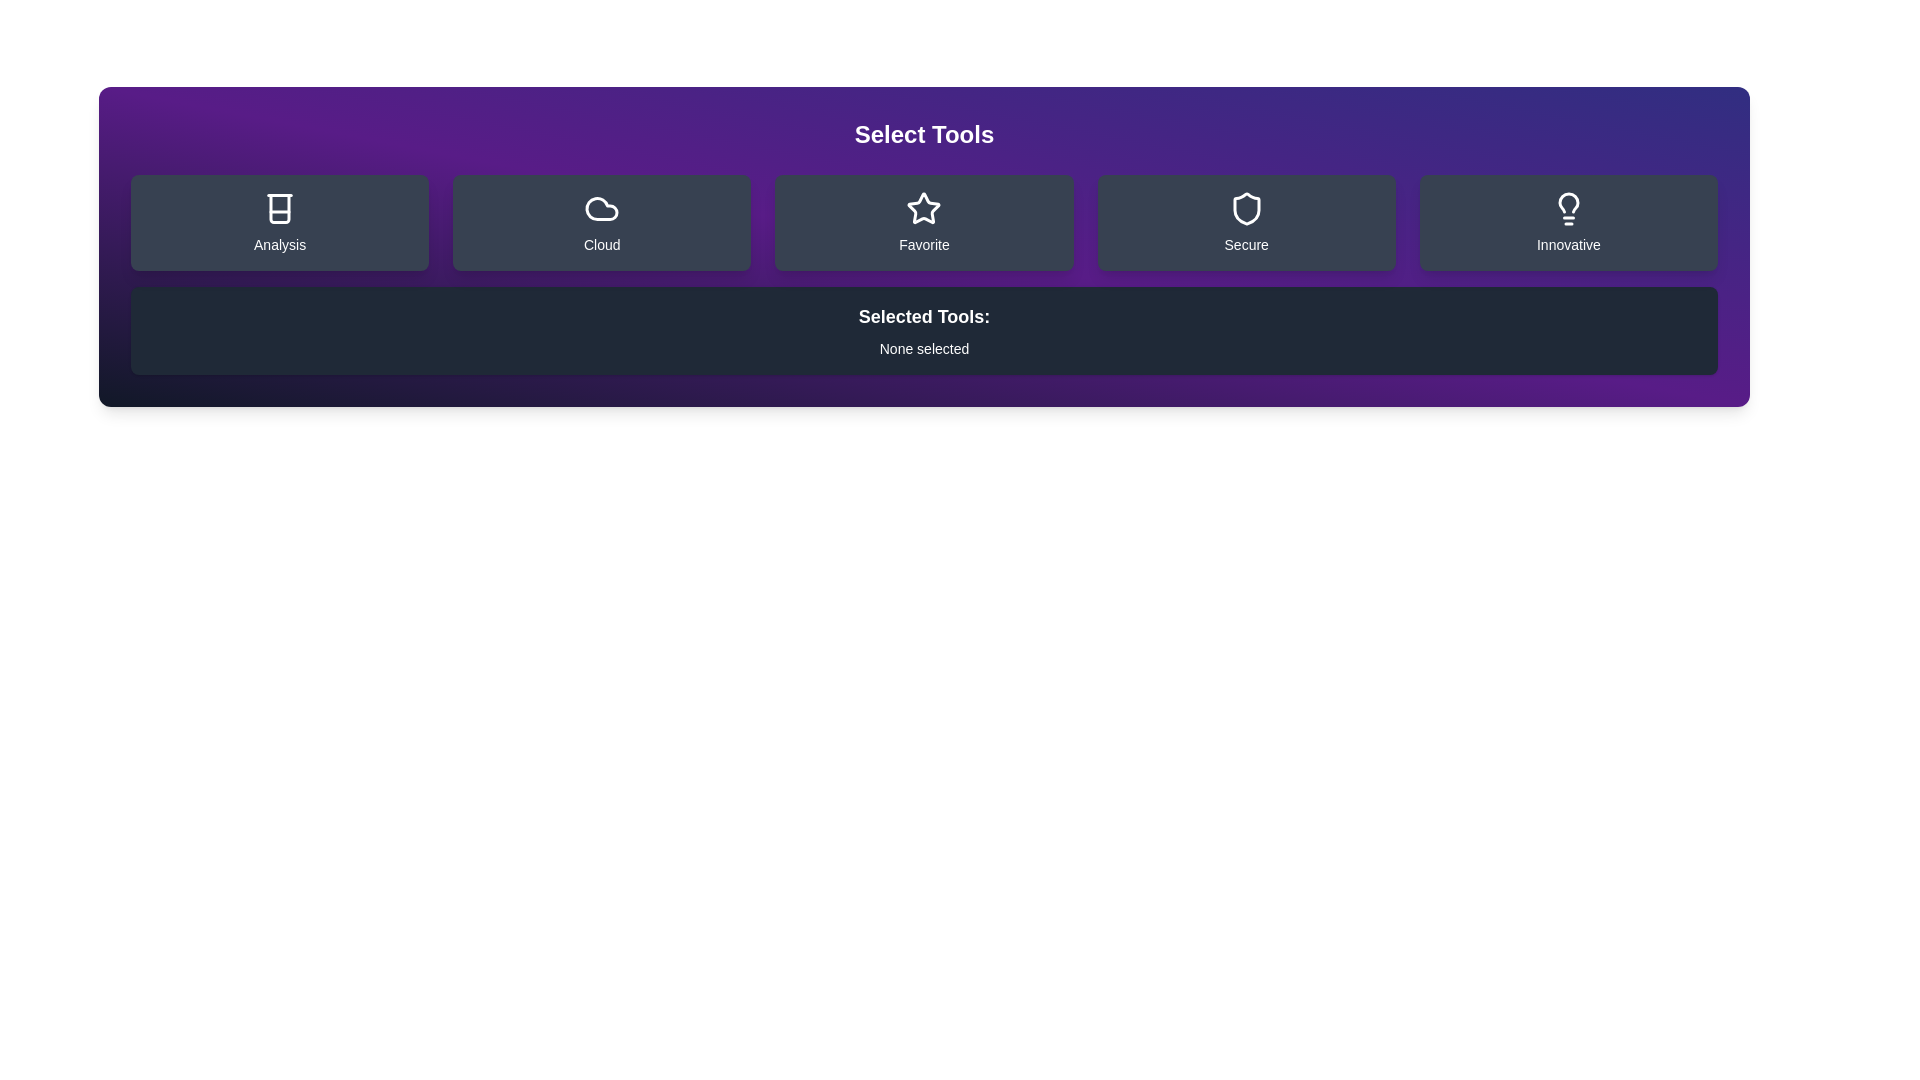 The height and width of the screenshot is (1080, 1920). I want to click on the Information display box which has a dark gray background and contains the text 'Selected Tools:' and 'None selected', so click(923, 330).